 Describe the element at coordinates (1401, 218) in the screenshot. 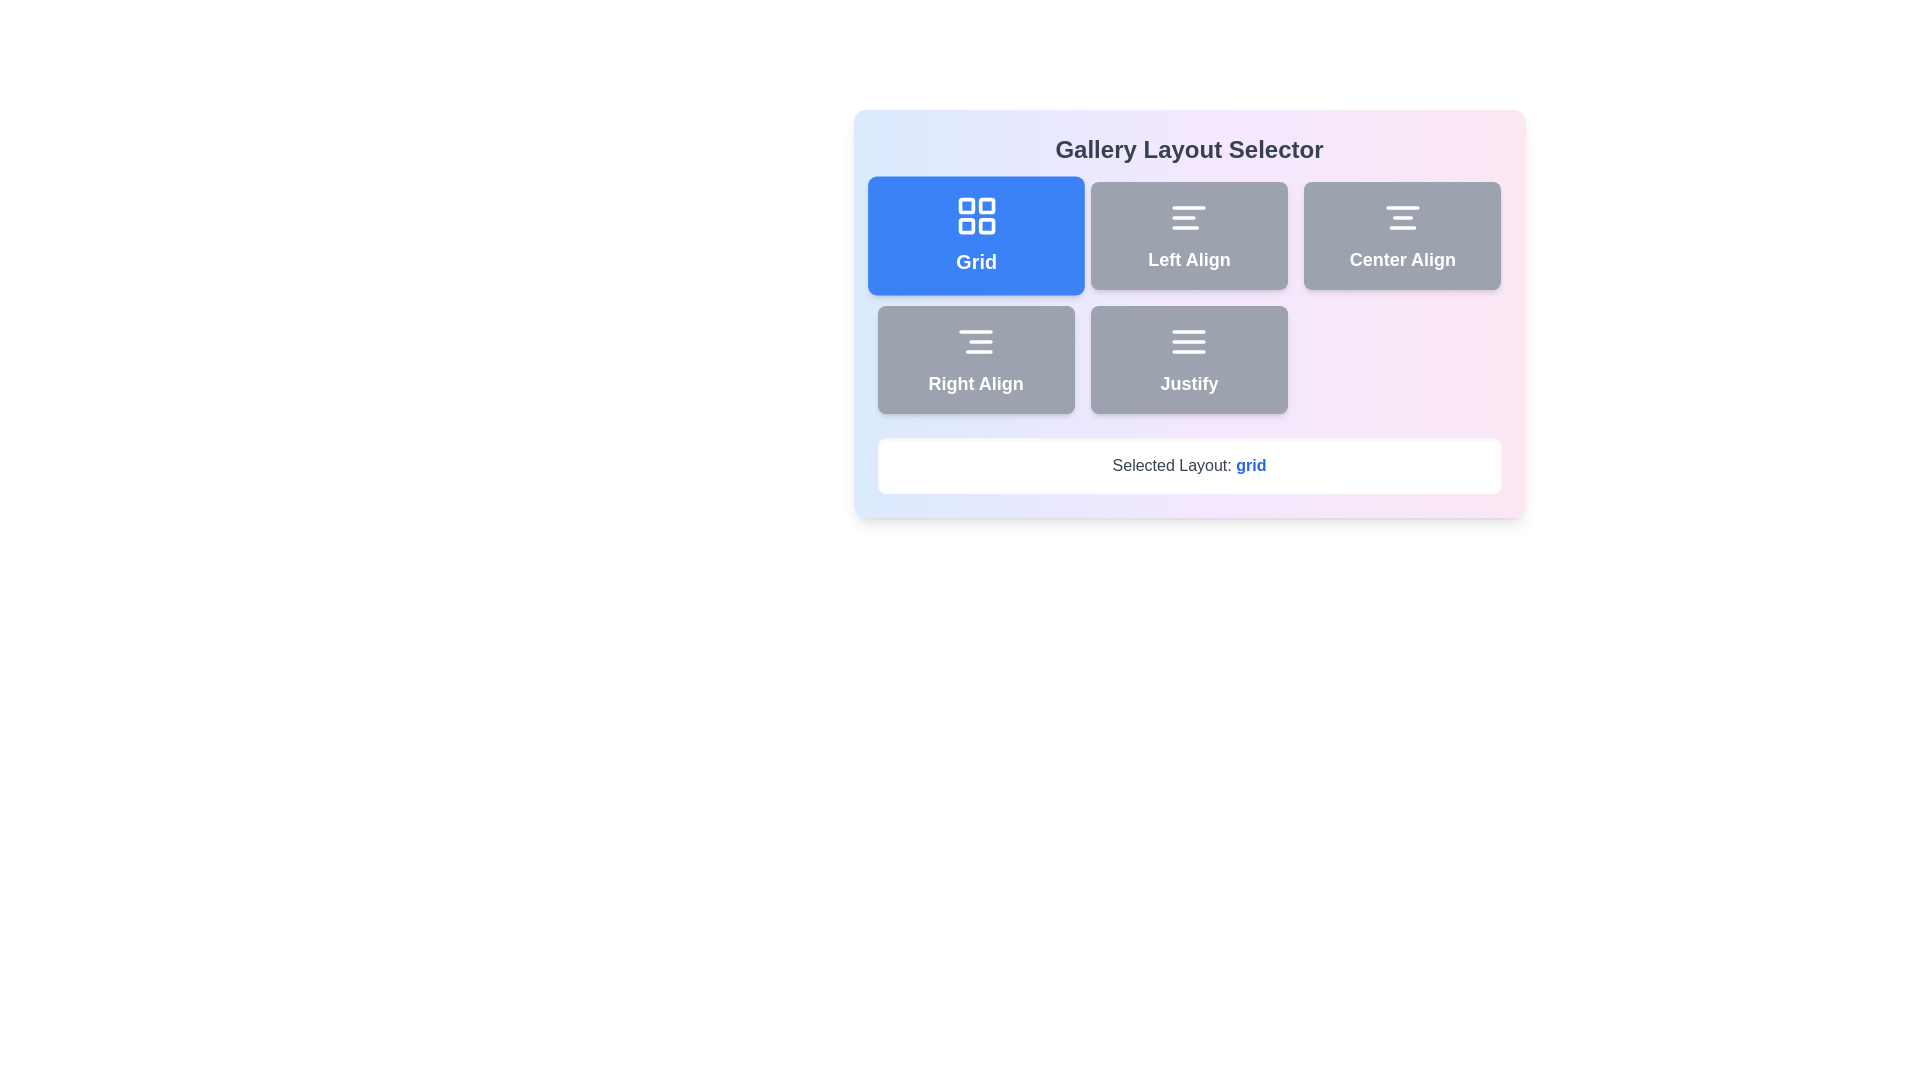

I see `the 'Center Align' icon located in the top center of the 'Center Align' button within the 'Gallery Layout Selector' interface` at that location.